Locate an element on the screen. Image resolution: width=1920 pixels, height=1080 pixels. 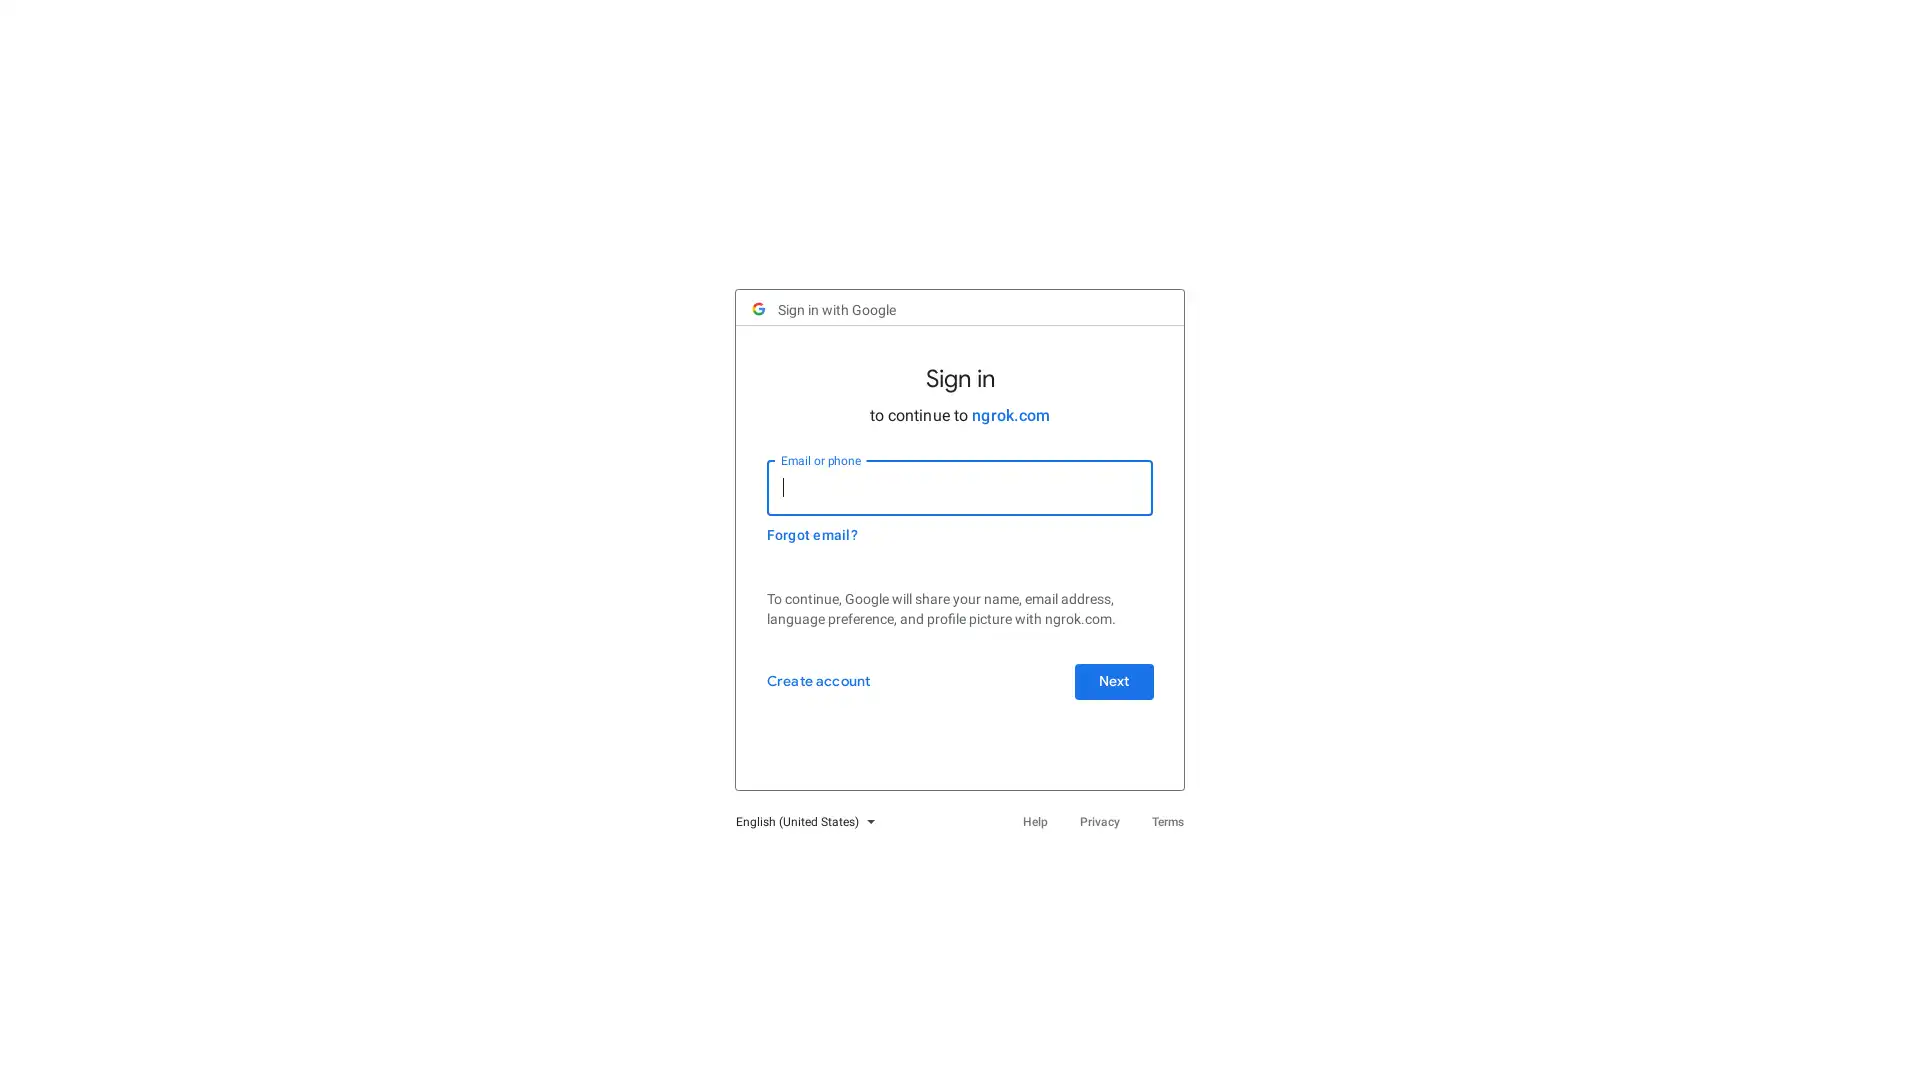
ngrok.com is located at coordinates (1011, 427).